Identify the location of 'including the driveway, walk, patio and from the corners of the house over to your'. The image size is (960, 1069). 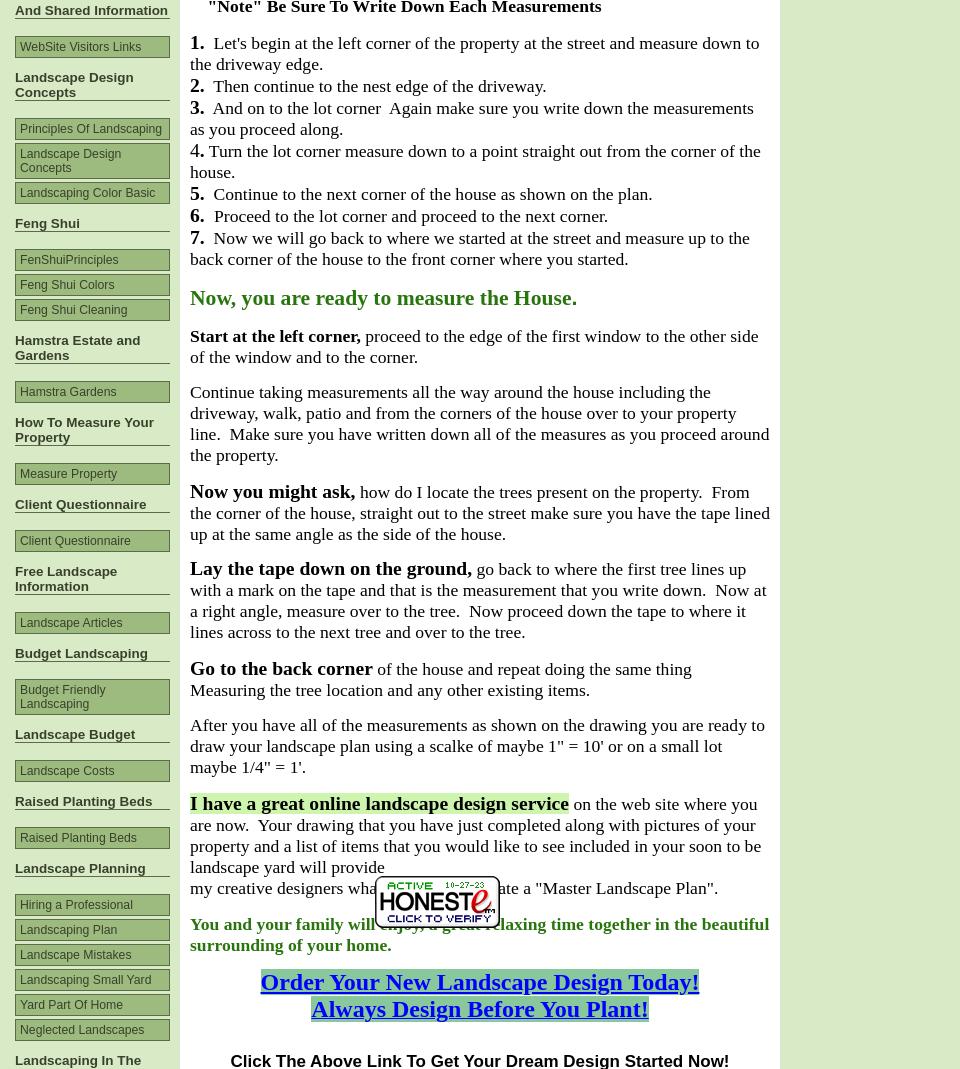
(450, 401).